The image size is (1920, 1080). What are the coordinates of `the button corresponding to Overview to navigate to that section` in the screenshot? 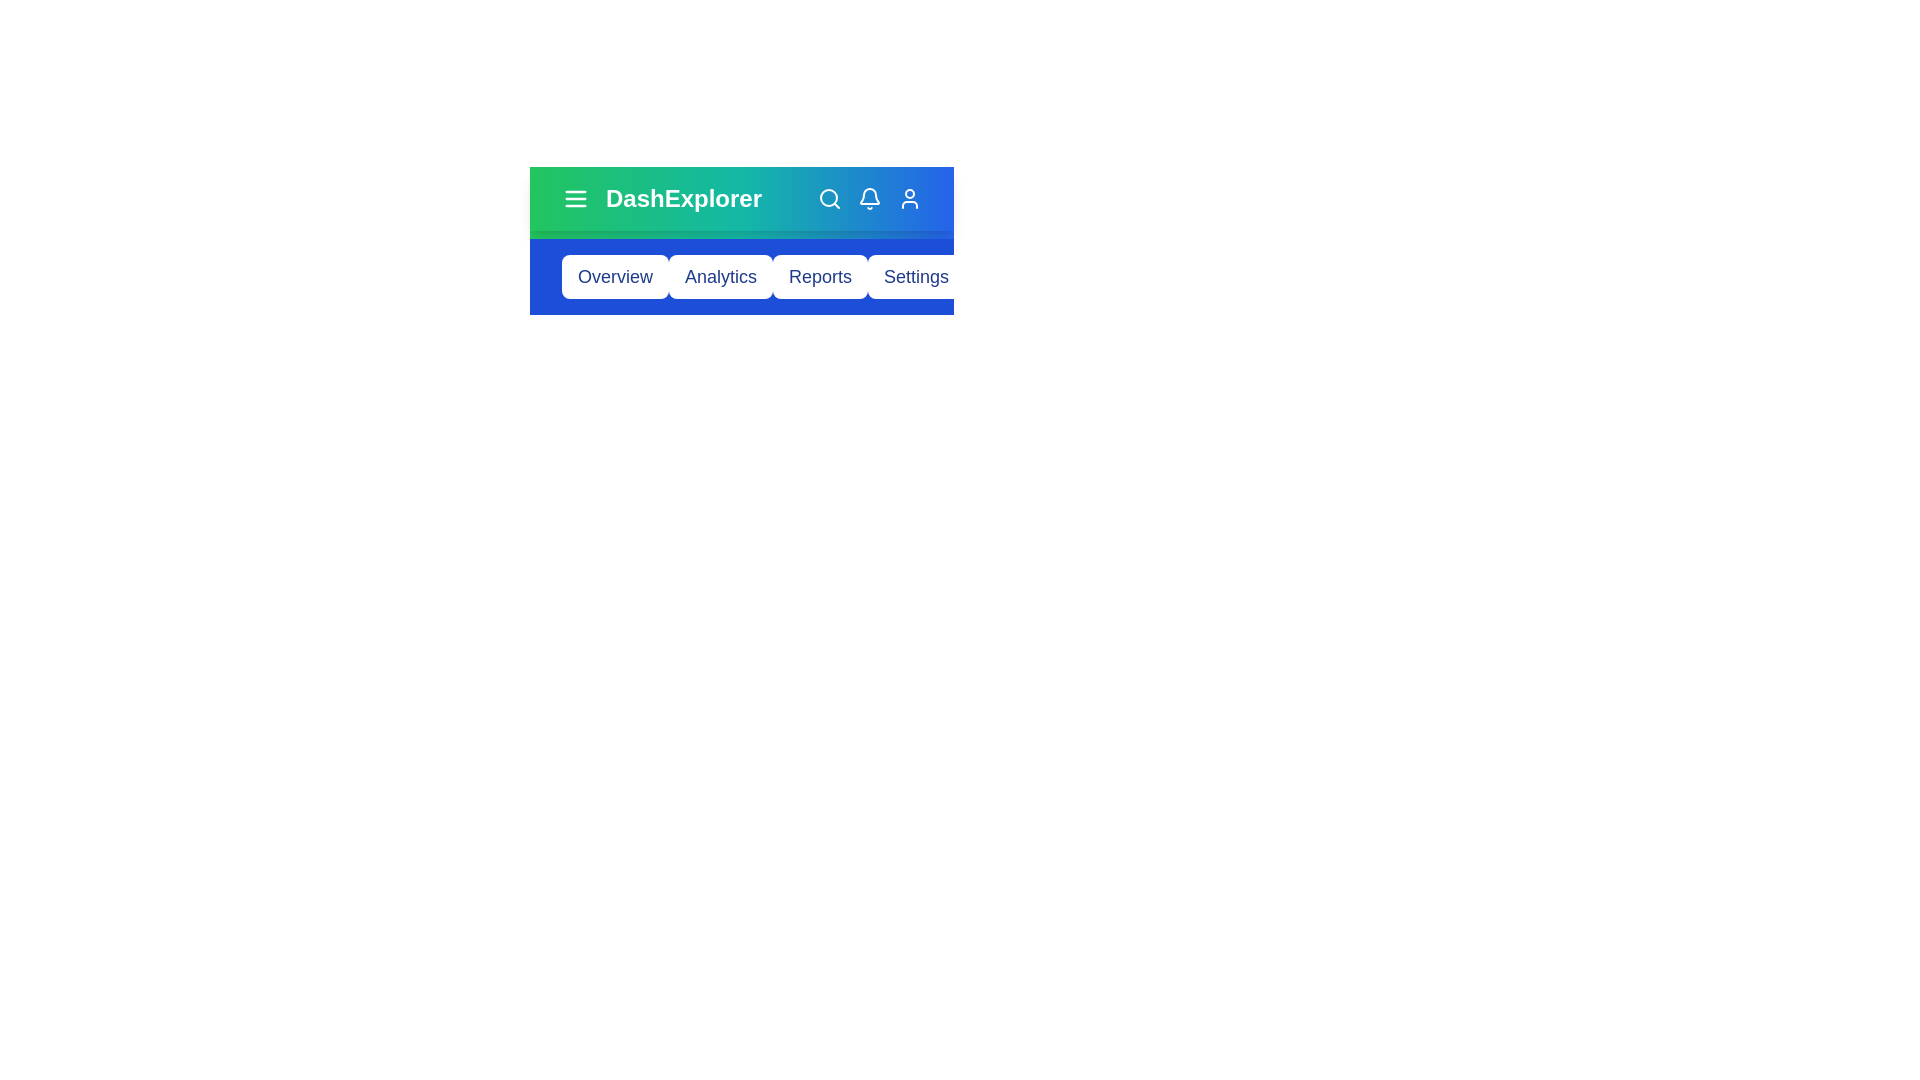 It's located at (613, 277).